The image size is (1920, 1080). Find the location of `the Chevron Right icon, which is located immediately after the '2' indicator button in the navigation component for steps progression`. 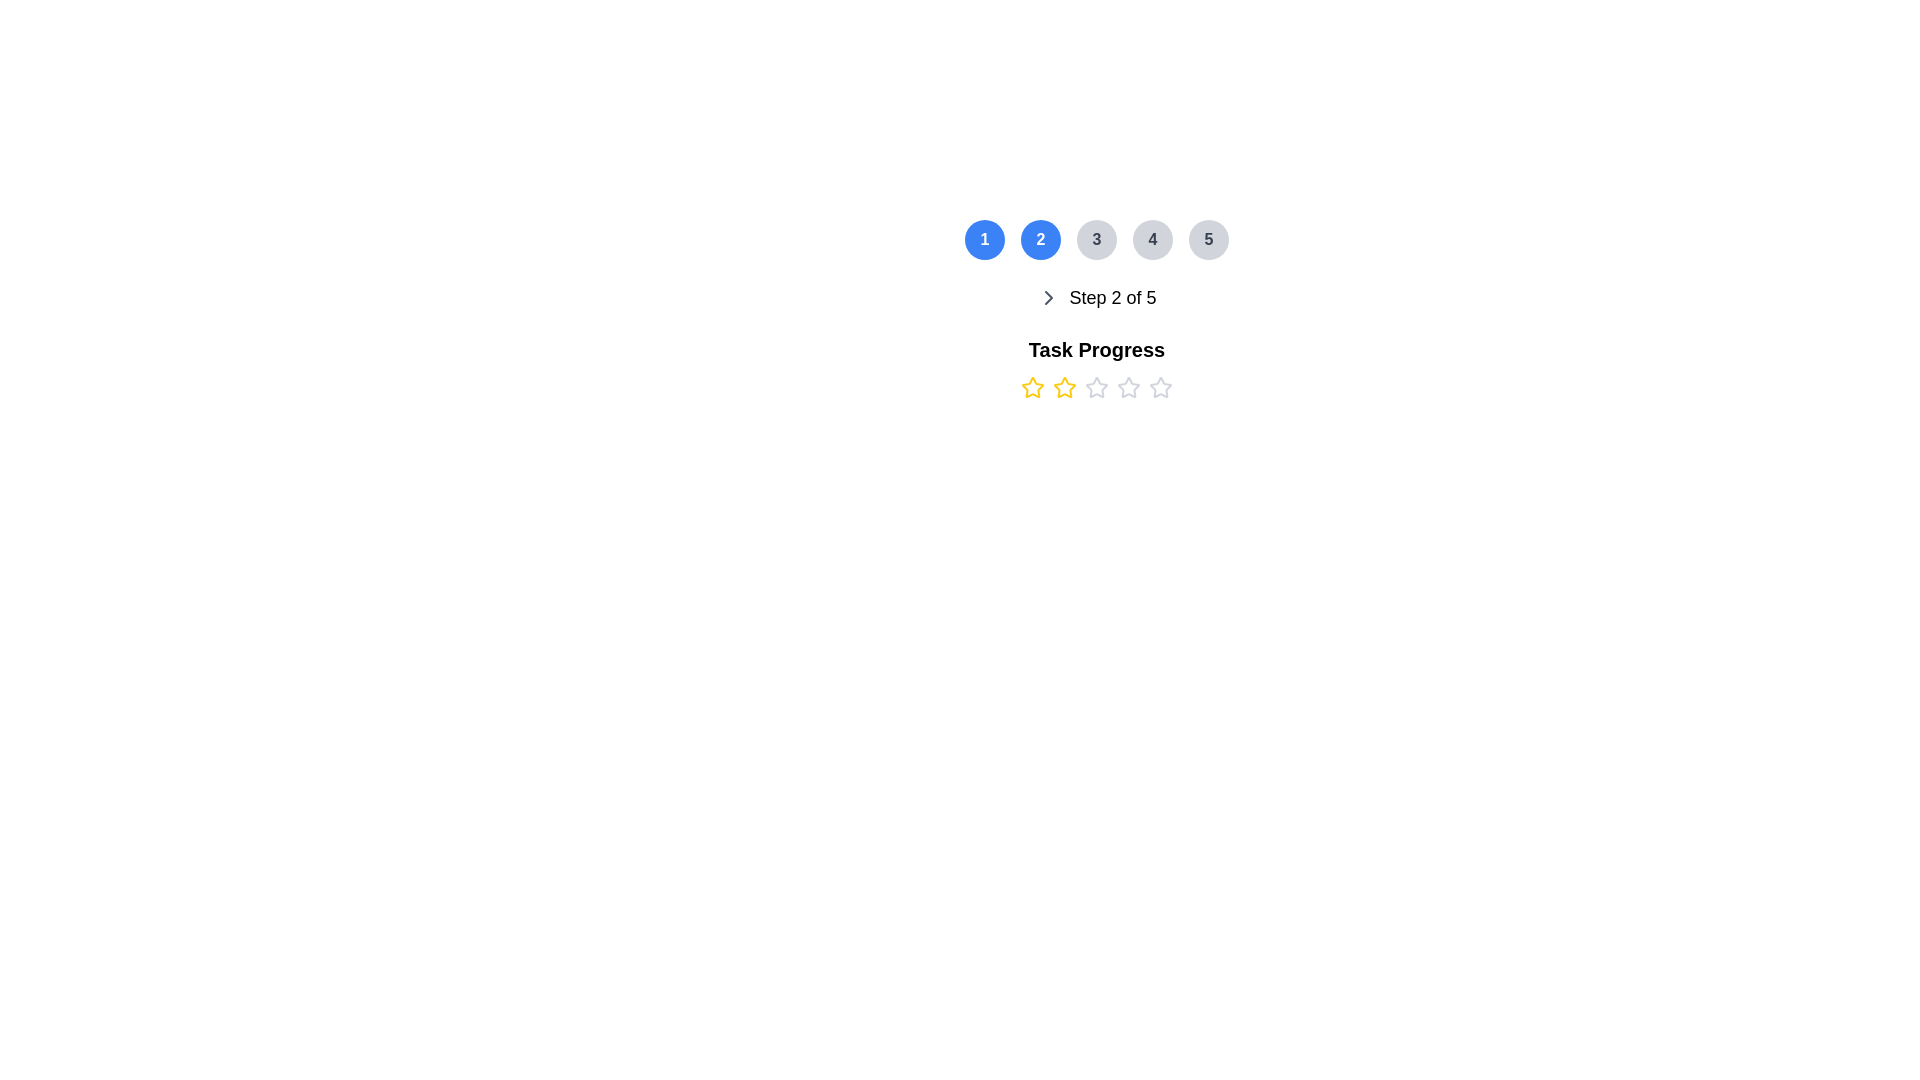

the Chevron Right icon, which is located immediately after the '2' indicator button in the navigation component for steps progression is located at coordinates (1048, 297).